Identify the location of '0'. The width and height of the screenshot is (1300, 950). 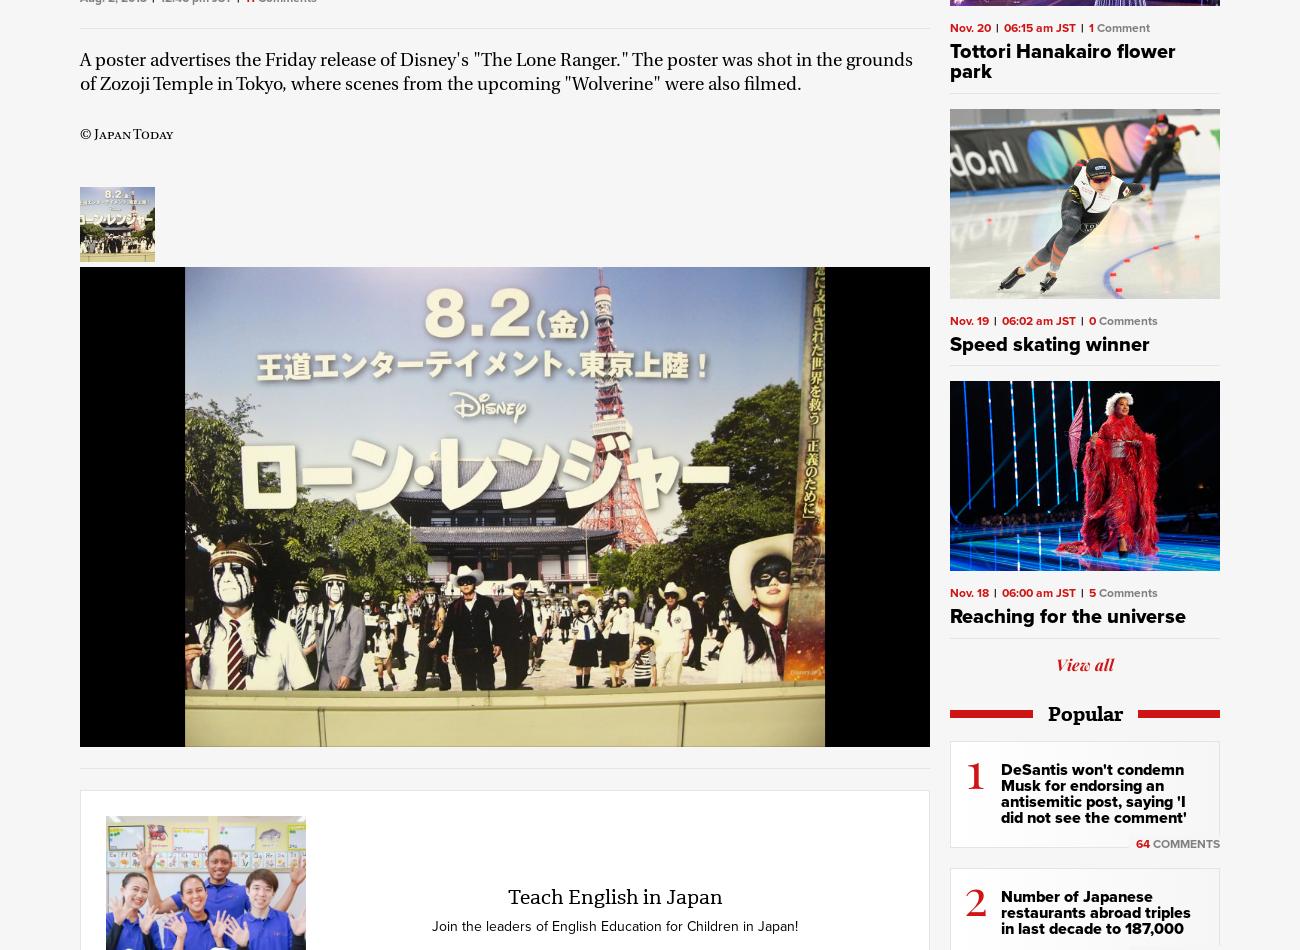
(1091, 318).